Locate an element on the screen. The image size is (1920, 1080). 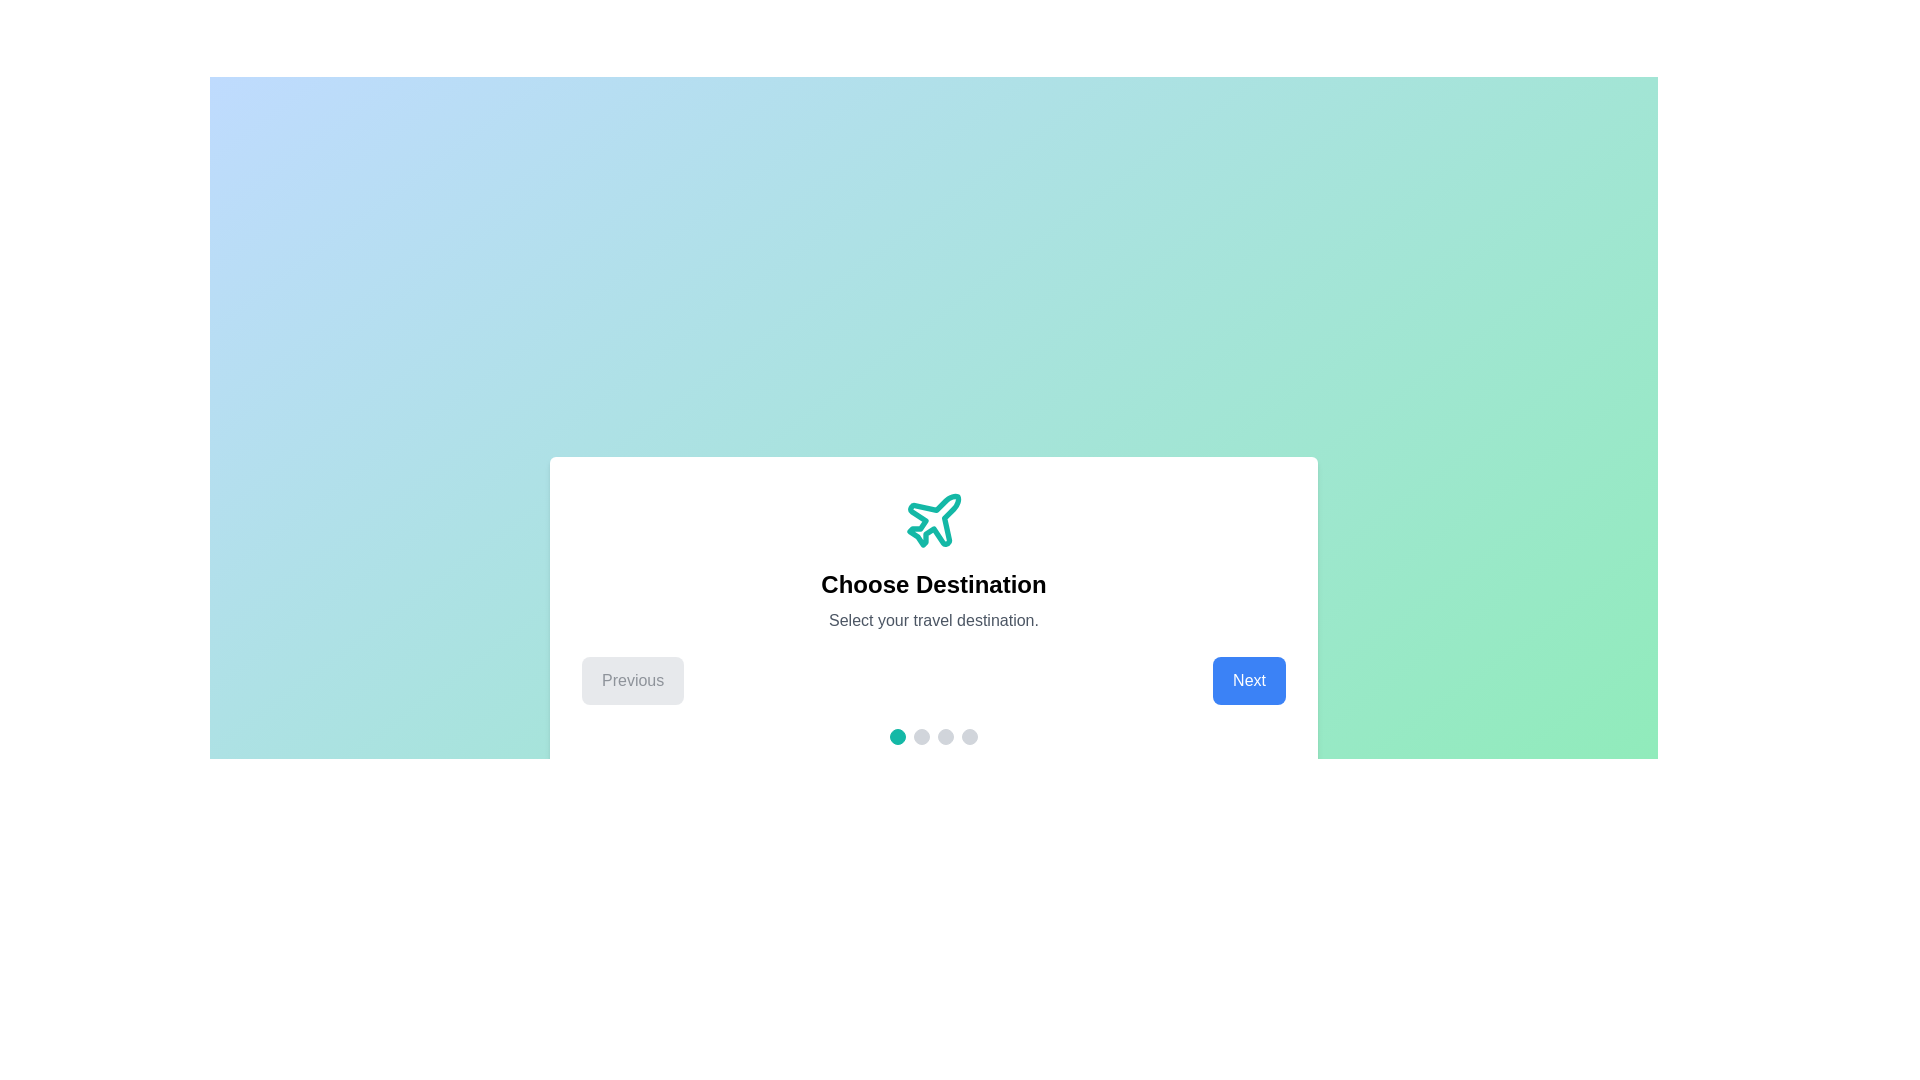
'Previous' button to navigate to the previous step is located at coordinates (632, 680).